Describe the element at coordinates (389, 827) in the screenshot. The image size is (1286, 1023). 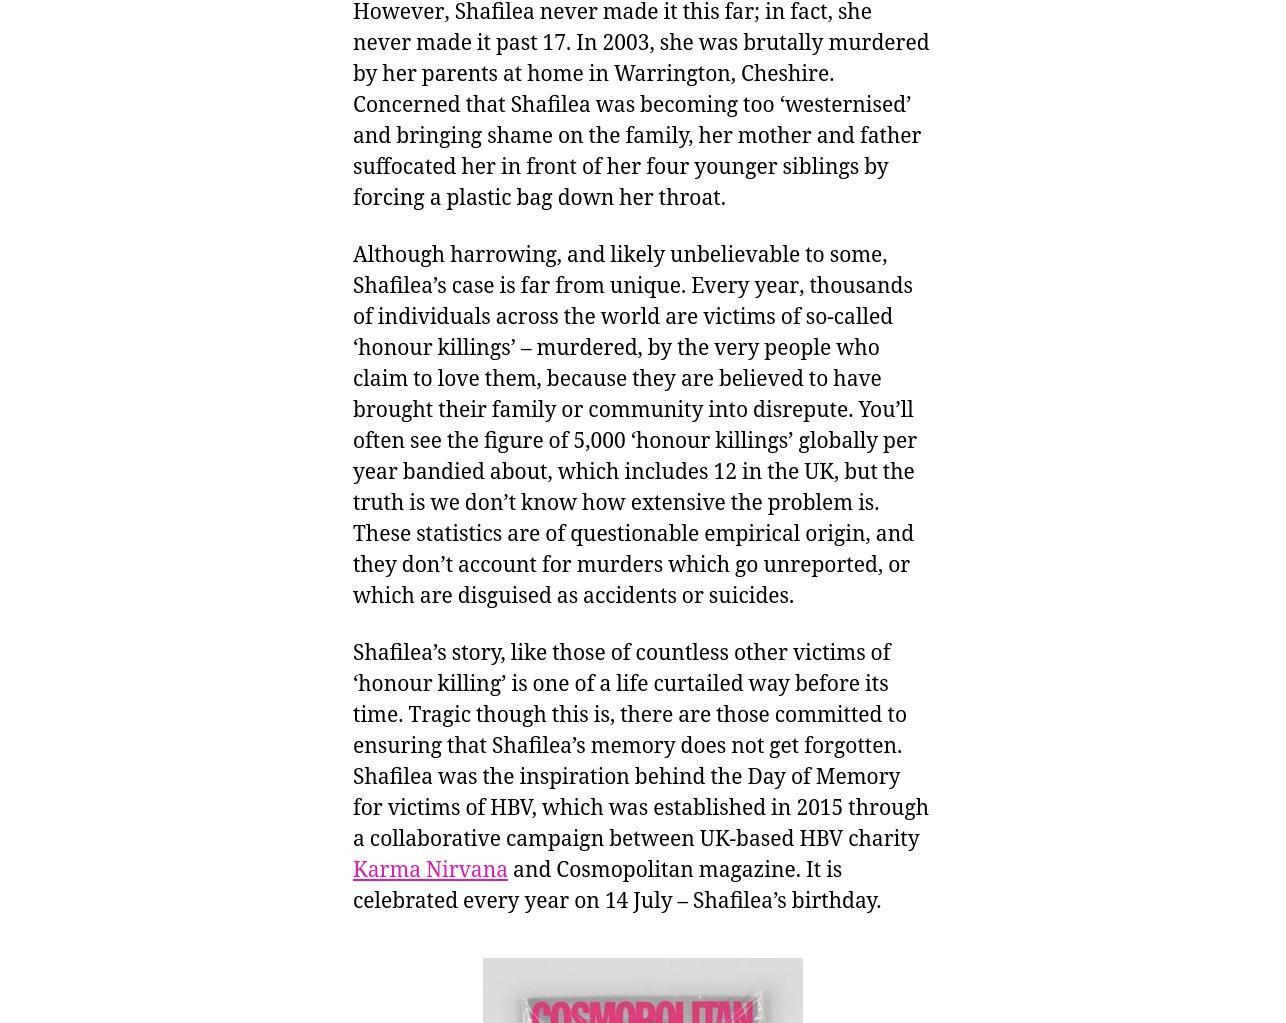
I see `'(15)'` at that location.